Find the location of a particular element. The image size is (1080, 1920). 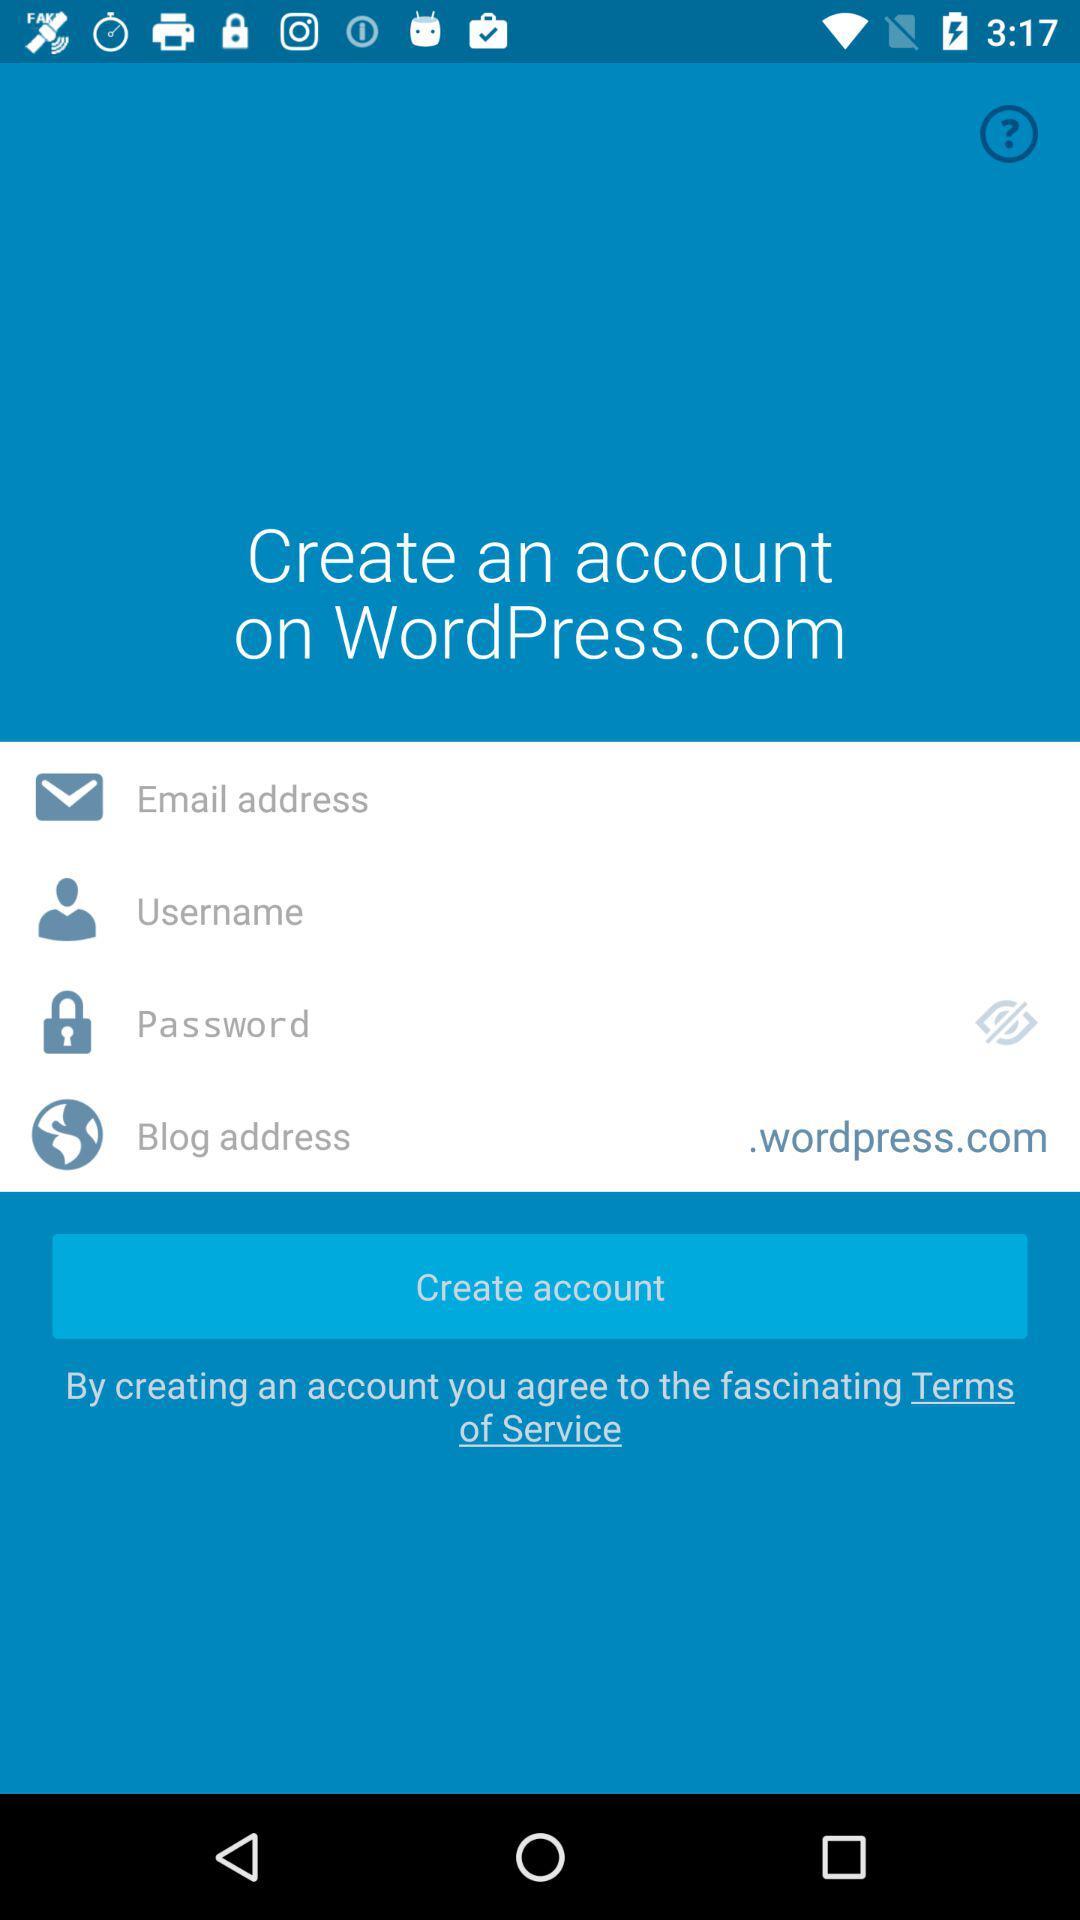

the item above create an account is located at coordinates (1009, 132).